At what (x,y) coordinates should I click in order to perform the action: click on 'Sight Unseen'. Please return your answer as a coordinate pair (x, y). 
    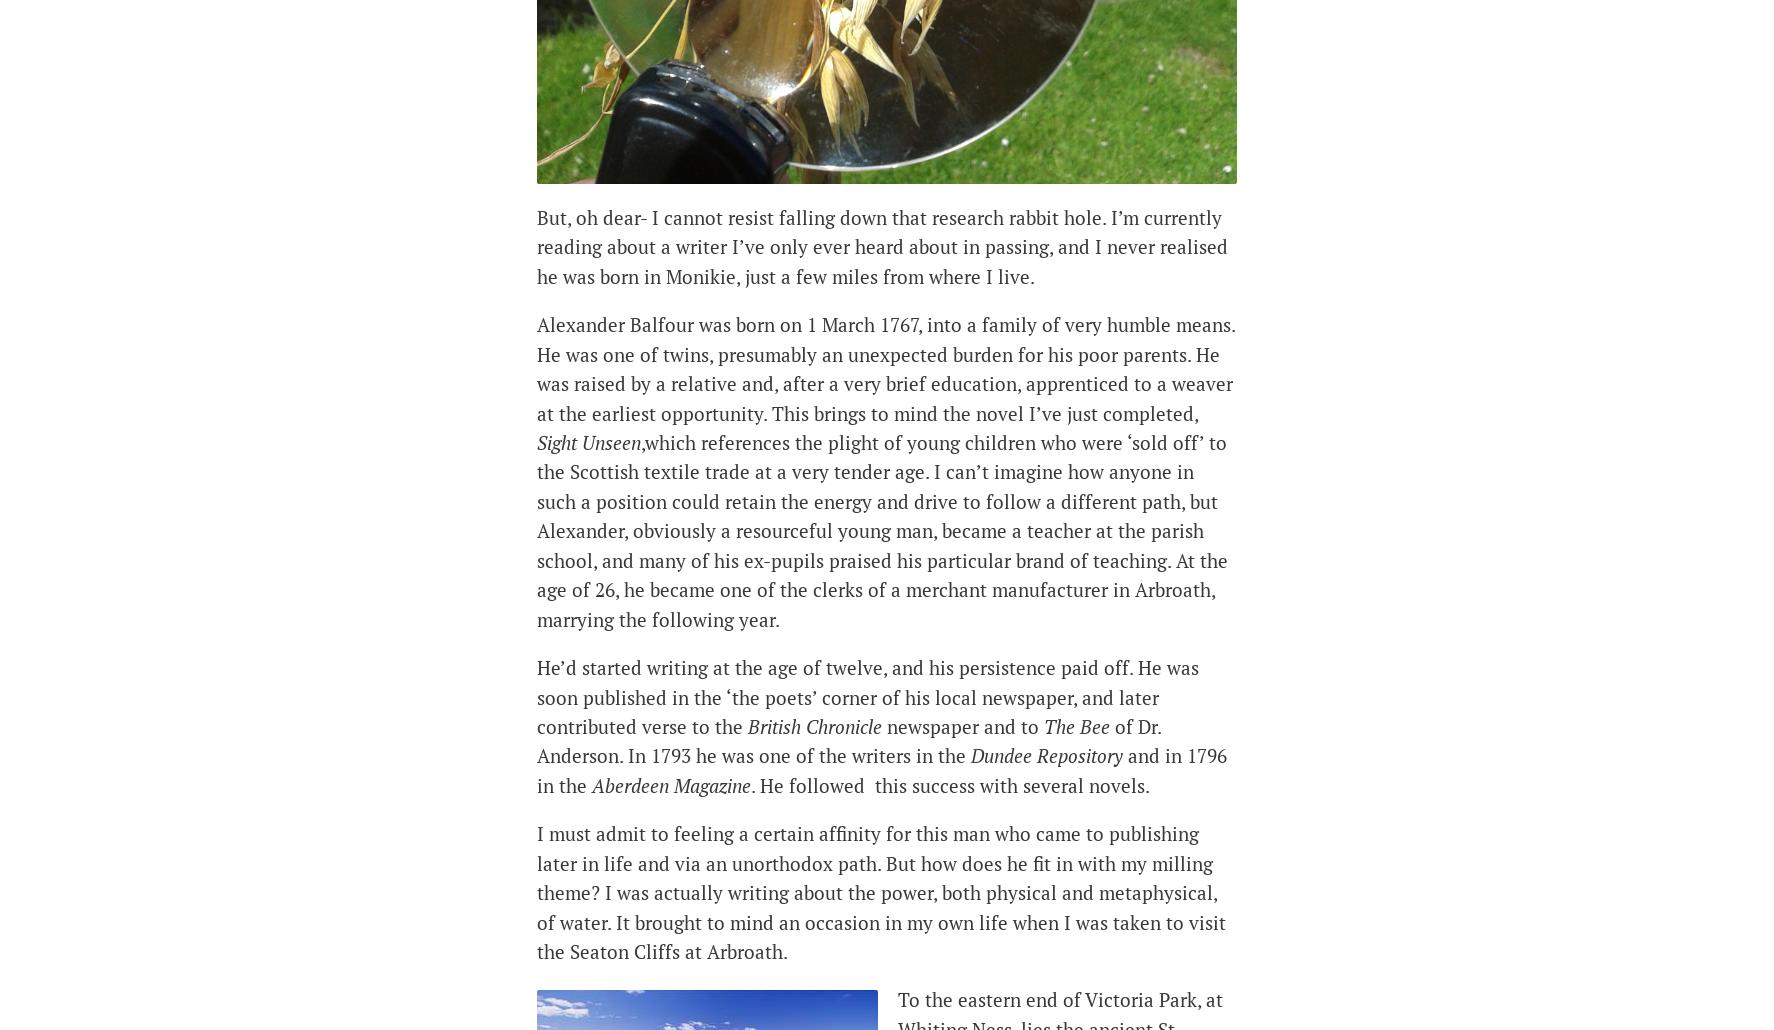
    Looking at the image, I should click on (587, 441).